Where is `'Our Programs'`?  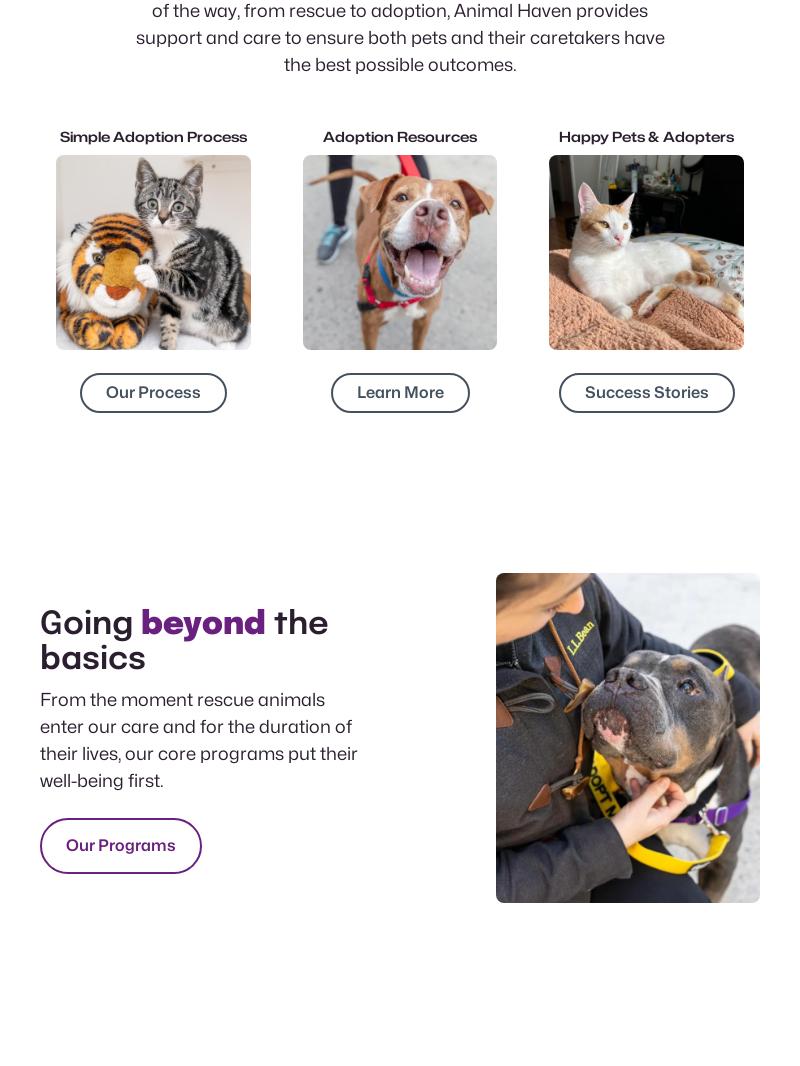
'Our Programs' is located at coordinates (119, 845).